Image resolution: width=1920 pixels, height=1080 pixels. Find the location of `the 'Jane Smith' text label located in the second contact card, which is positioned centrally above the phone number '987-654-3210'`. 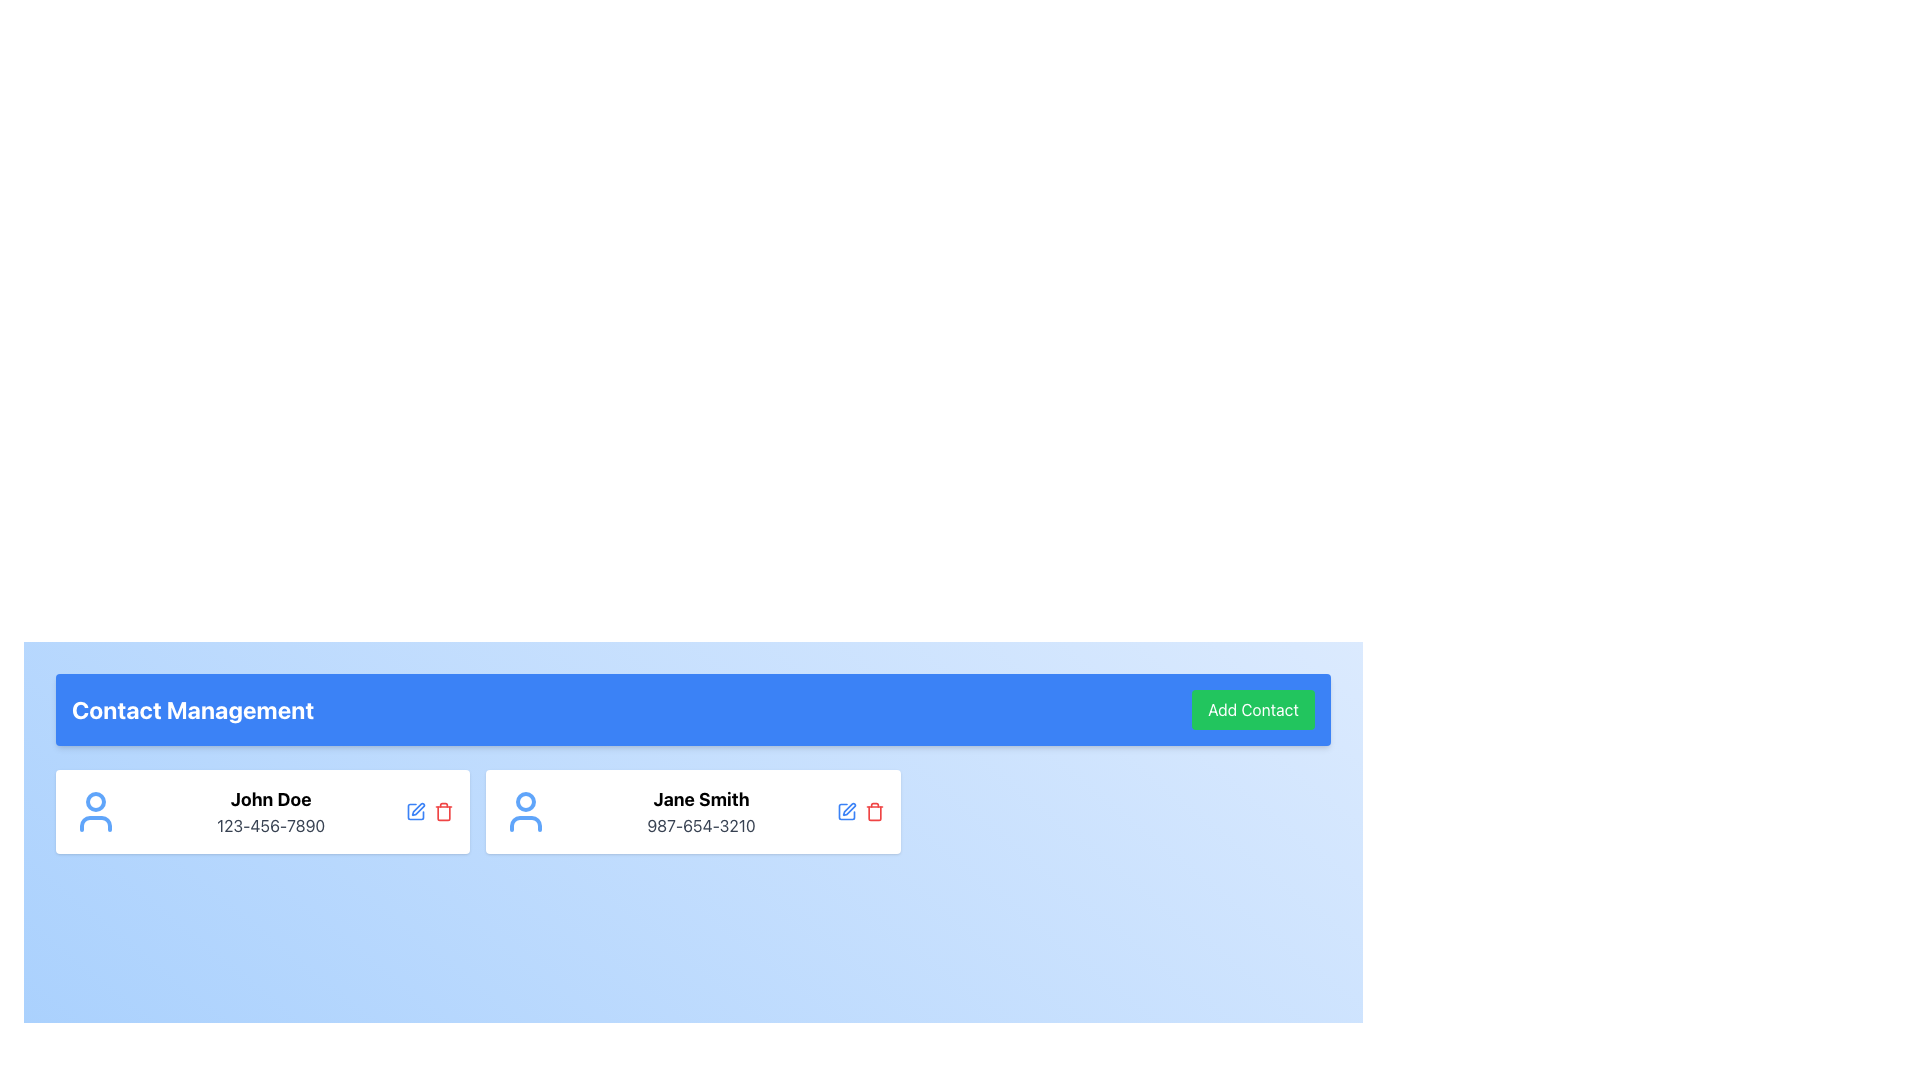

the 'Jane Smith' text label located in the second contact card, which is positioned centrally above the phone number '987-654-3210' is located at coordinates (701, 798).